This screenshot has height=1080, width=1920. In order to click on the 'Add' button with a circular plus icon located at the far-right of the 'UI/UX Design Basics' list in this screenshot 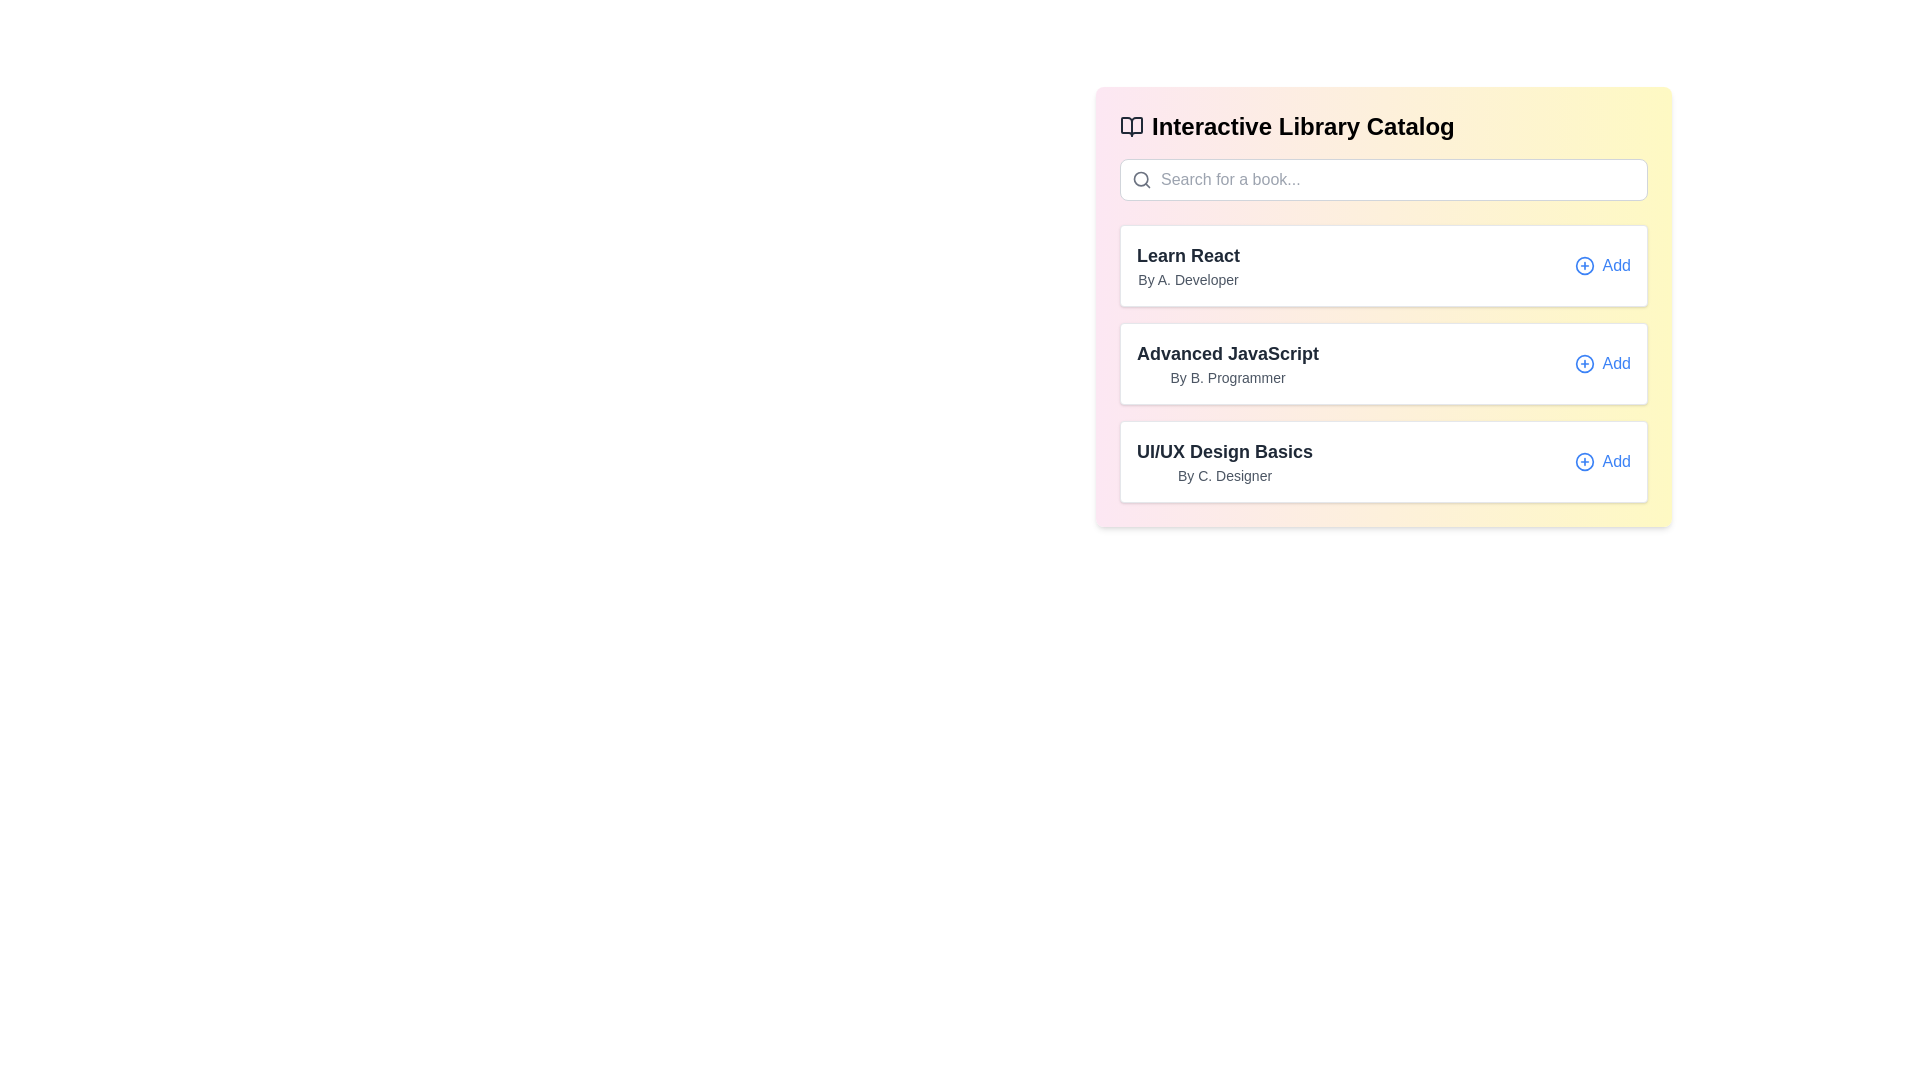, I will do `click(1602, 462)`.